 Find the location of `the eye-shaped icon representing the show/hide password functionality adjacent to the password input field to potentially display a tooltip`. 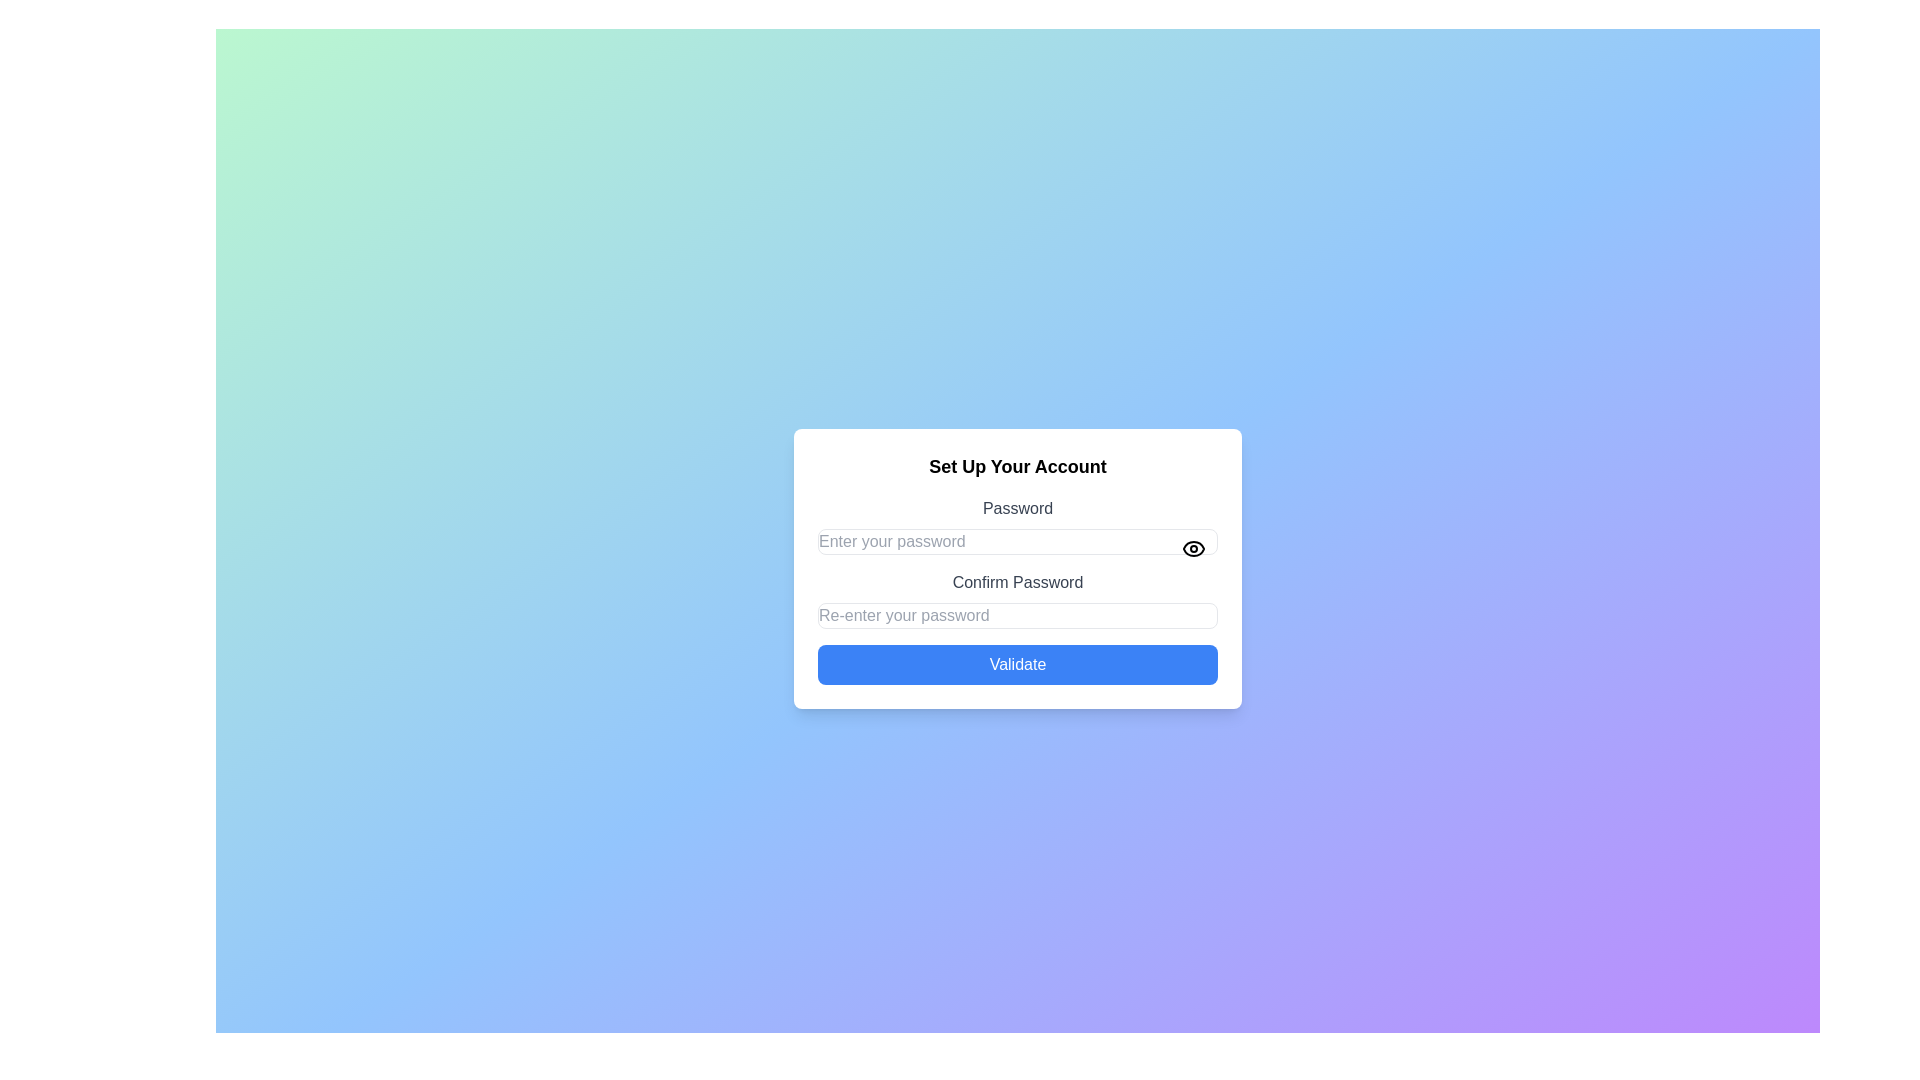

the eye-shaped icon representing the show/hide password functionality adjacent to the password input field to potentially display a tooltip is located at coordinates (1194, 548).